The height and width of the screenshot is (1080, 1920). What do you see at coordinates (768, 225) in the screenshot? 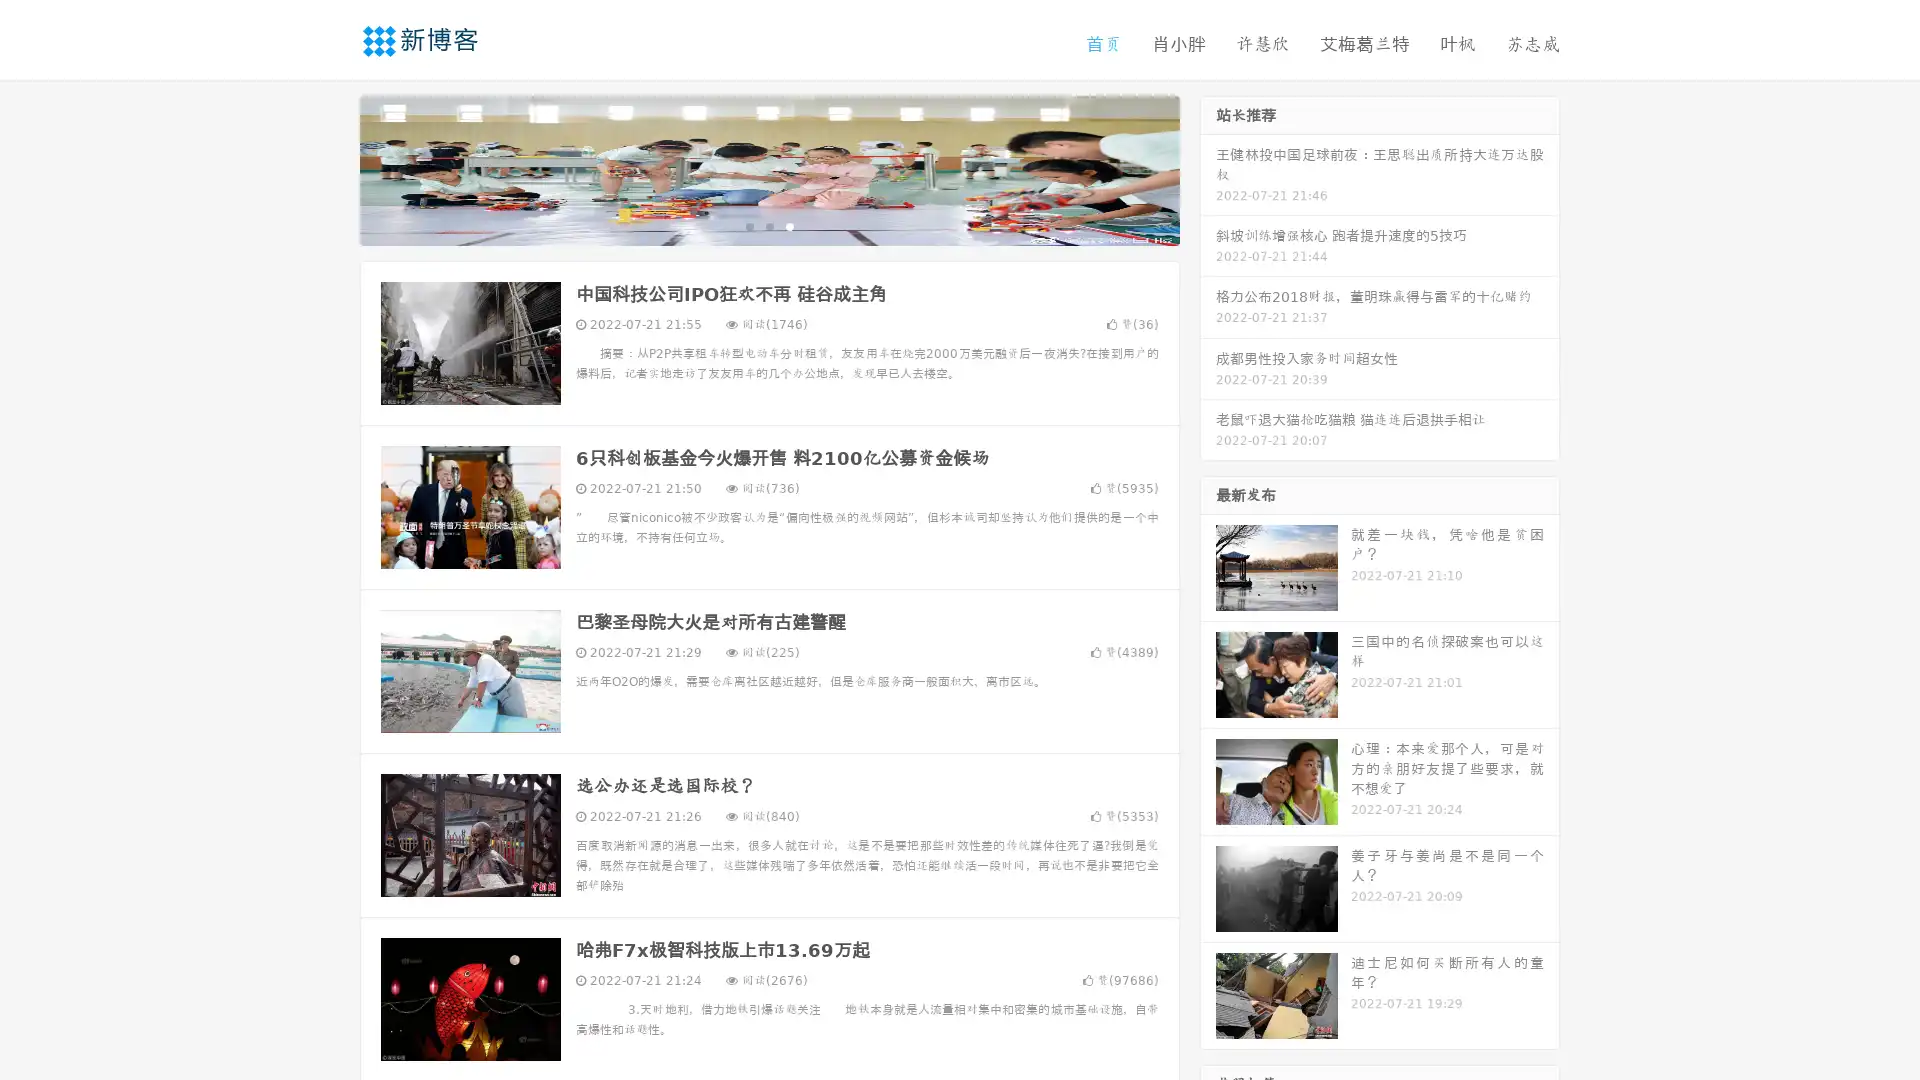
I see `Go to slide 2` at bounding box center [768, 225].